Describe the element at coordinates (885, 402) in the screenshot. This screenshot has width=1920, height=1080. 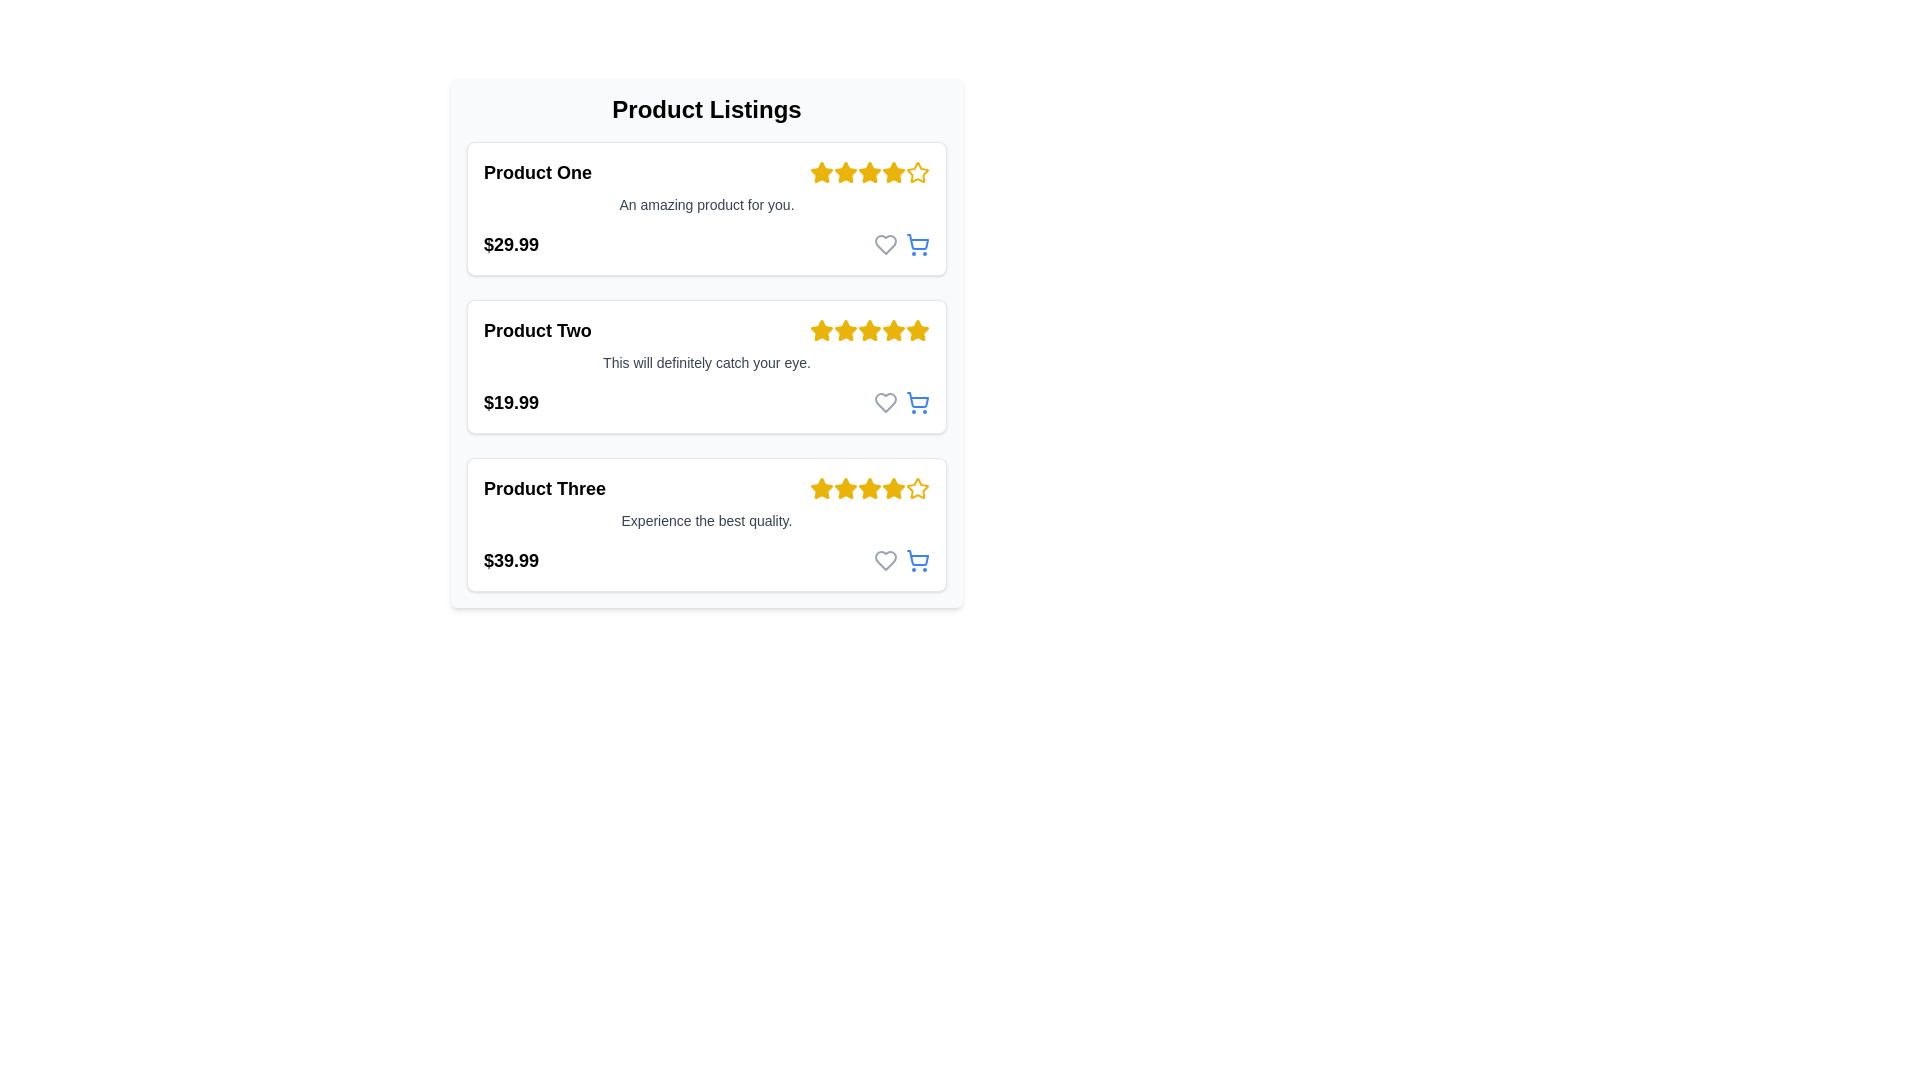
I see `the heart-shaped icon button with a hollow outline, styled in light gray, located in the second product row of the product listings interface` at that location.